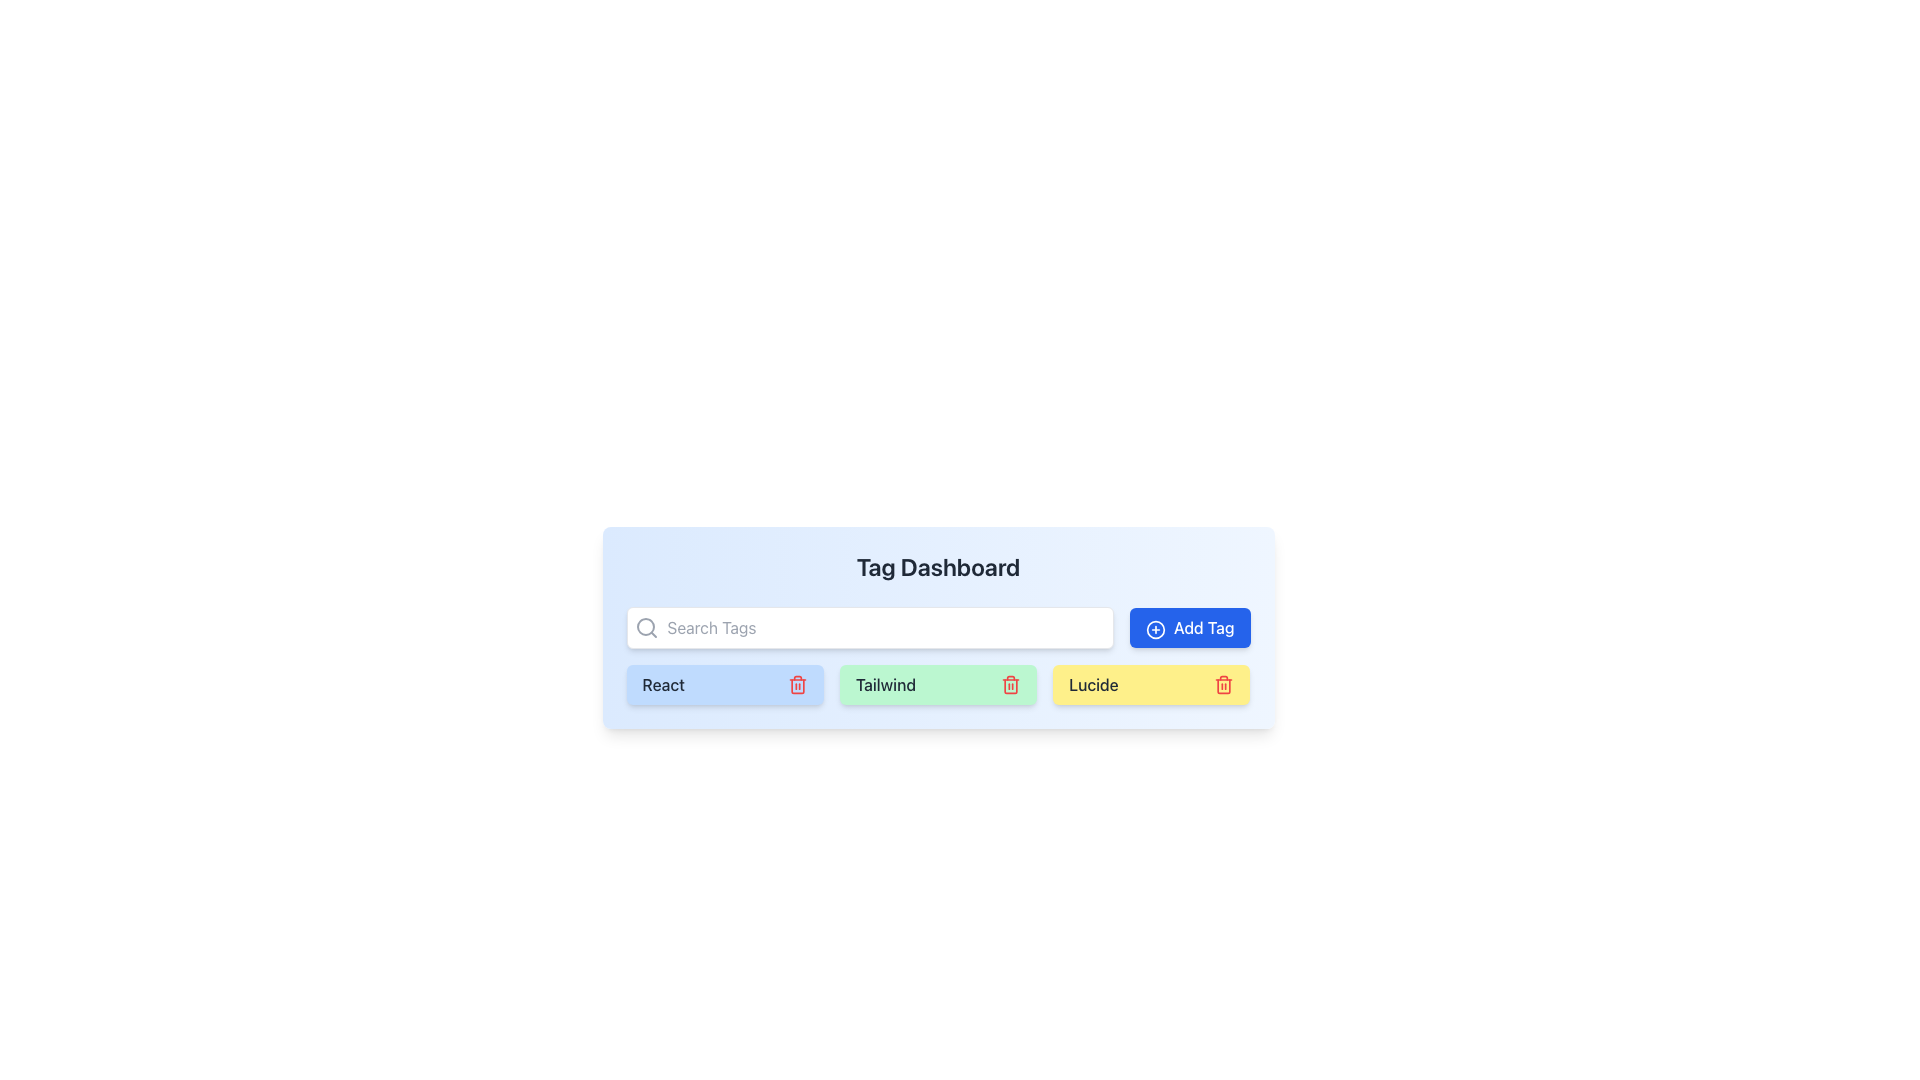 The width and height of the screenshot is (1920, 1080). What do you see at coordinates (1092, 684) in the screenshot?
I see `displayed text of the Text Label that shows 'Lucide' with a medium font weight on a yellow background, positioned as the third tag in a horizontal layout` at bounding box center [1092, 684].